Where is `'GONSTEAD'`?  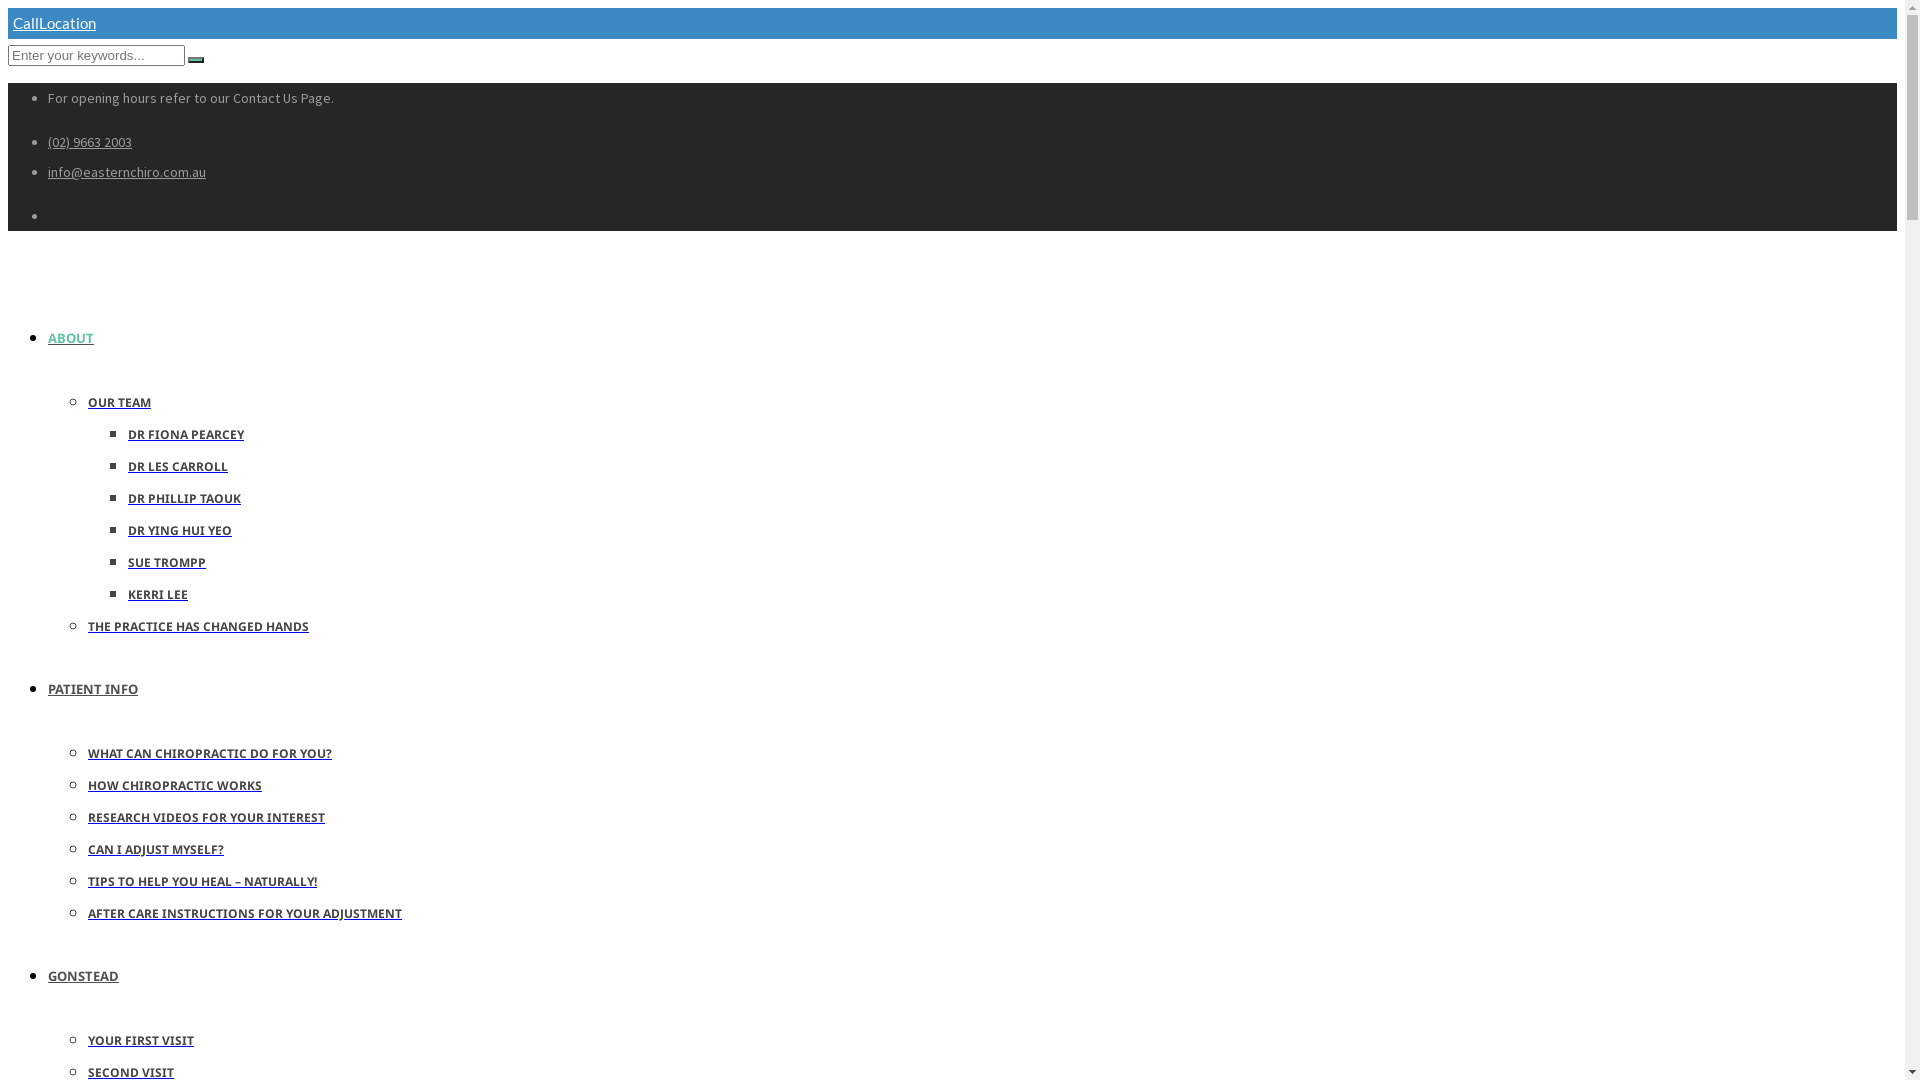 'GONSTEAD' is located at coordinates (100, 974).